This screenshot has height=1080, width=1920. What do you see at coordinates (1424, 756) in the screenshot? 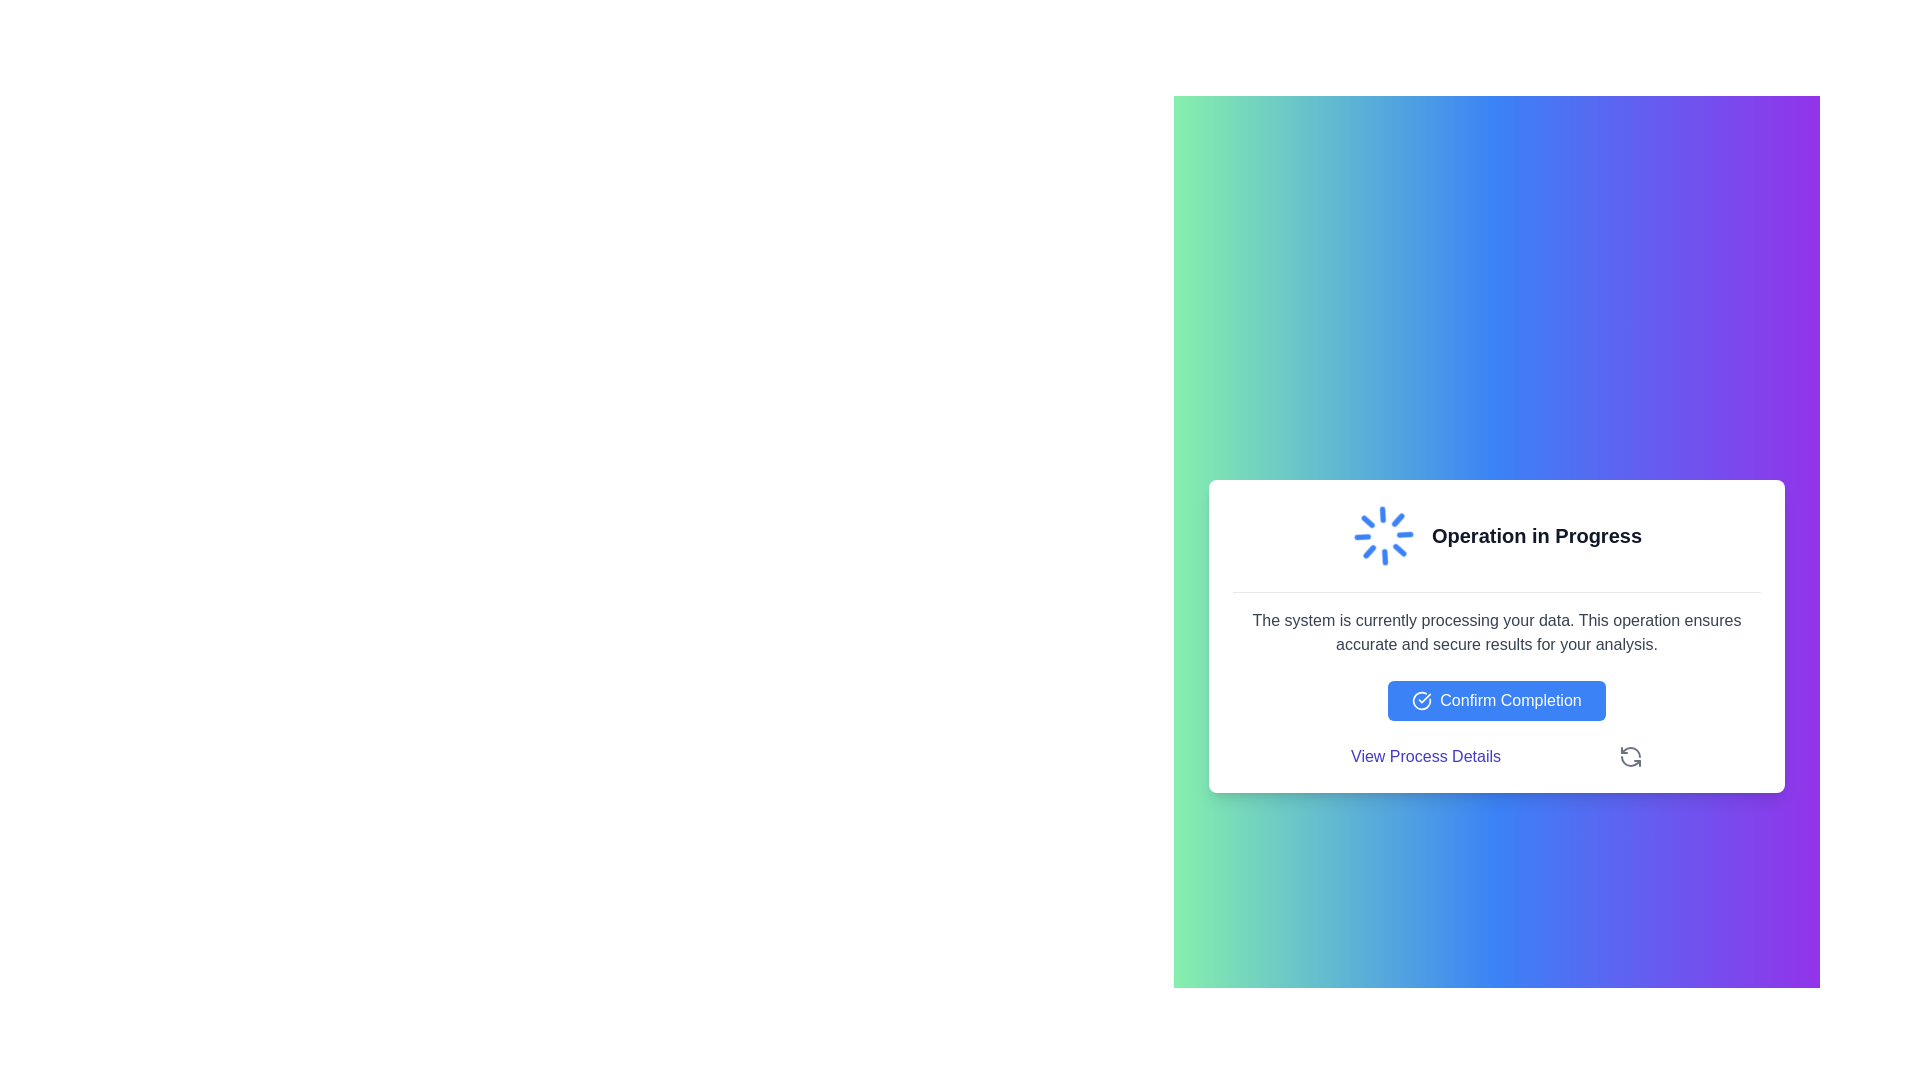
I see `the indigo text link 'View Process Details' to underline it, which is positioned below the 'Confirm Completion' button and to the left of a refresh icon` at bounding box center [1424, 756].